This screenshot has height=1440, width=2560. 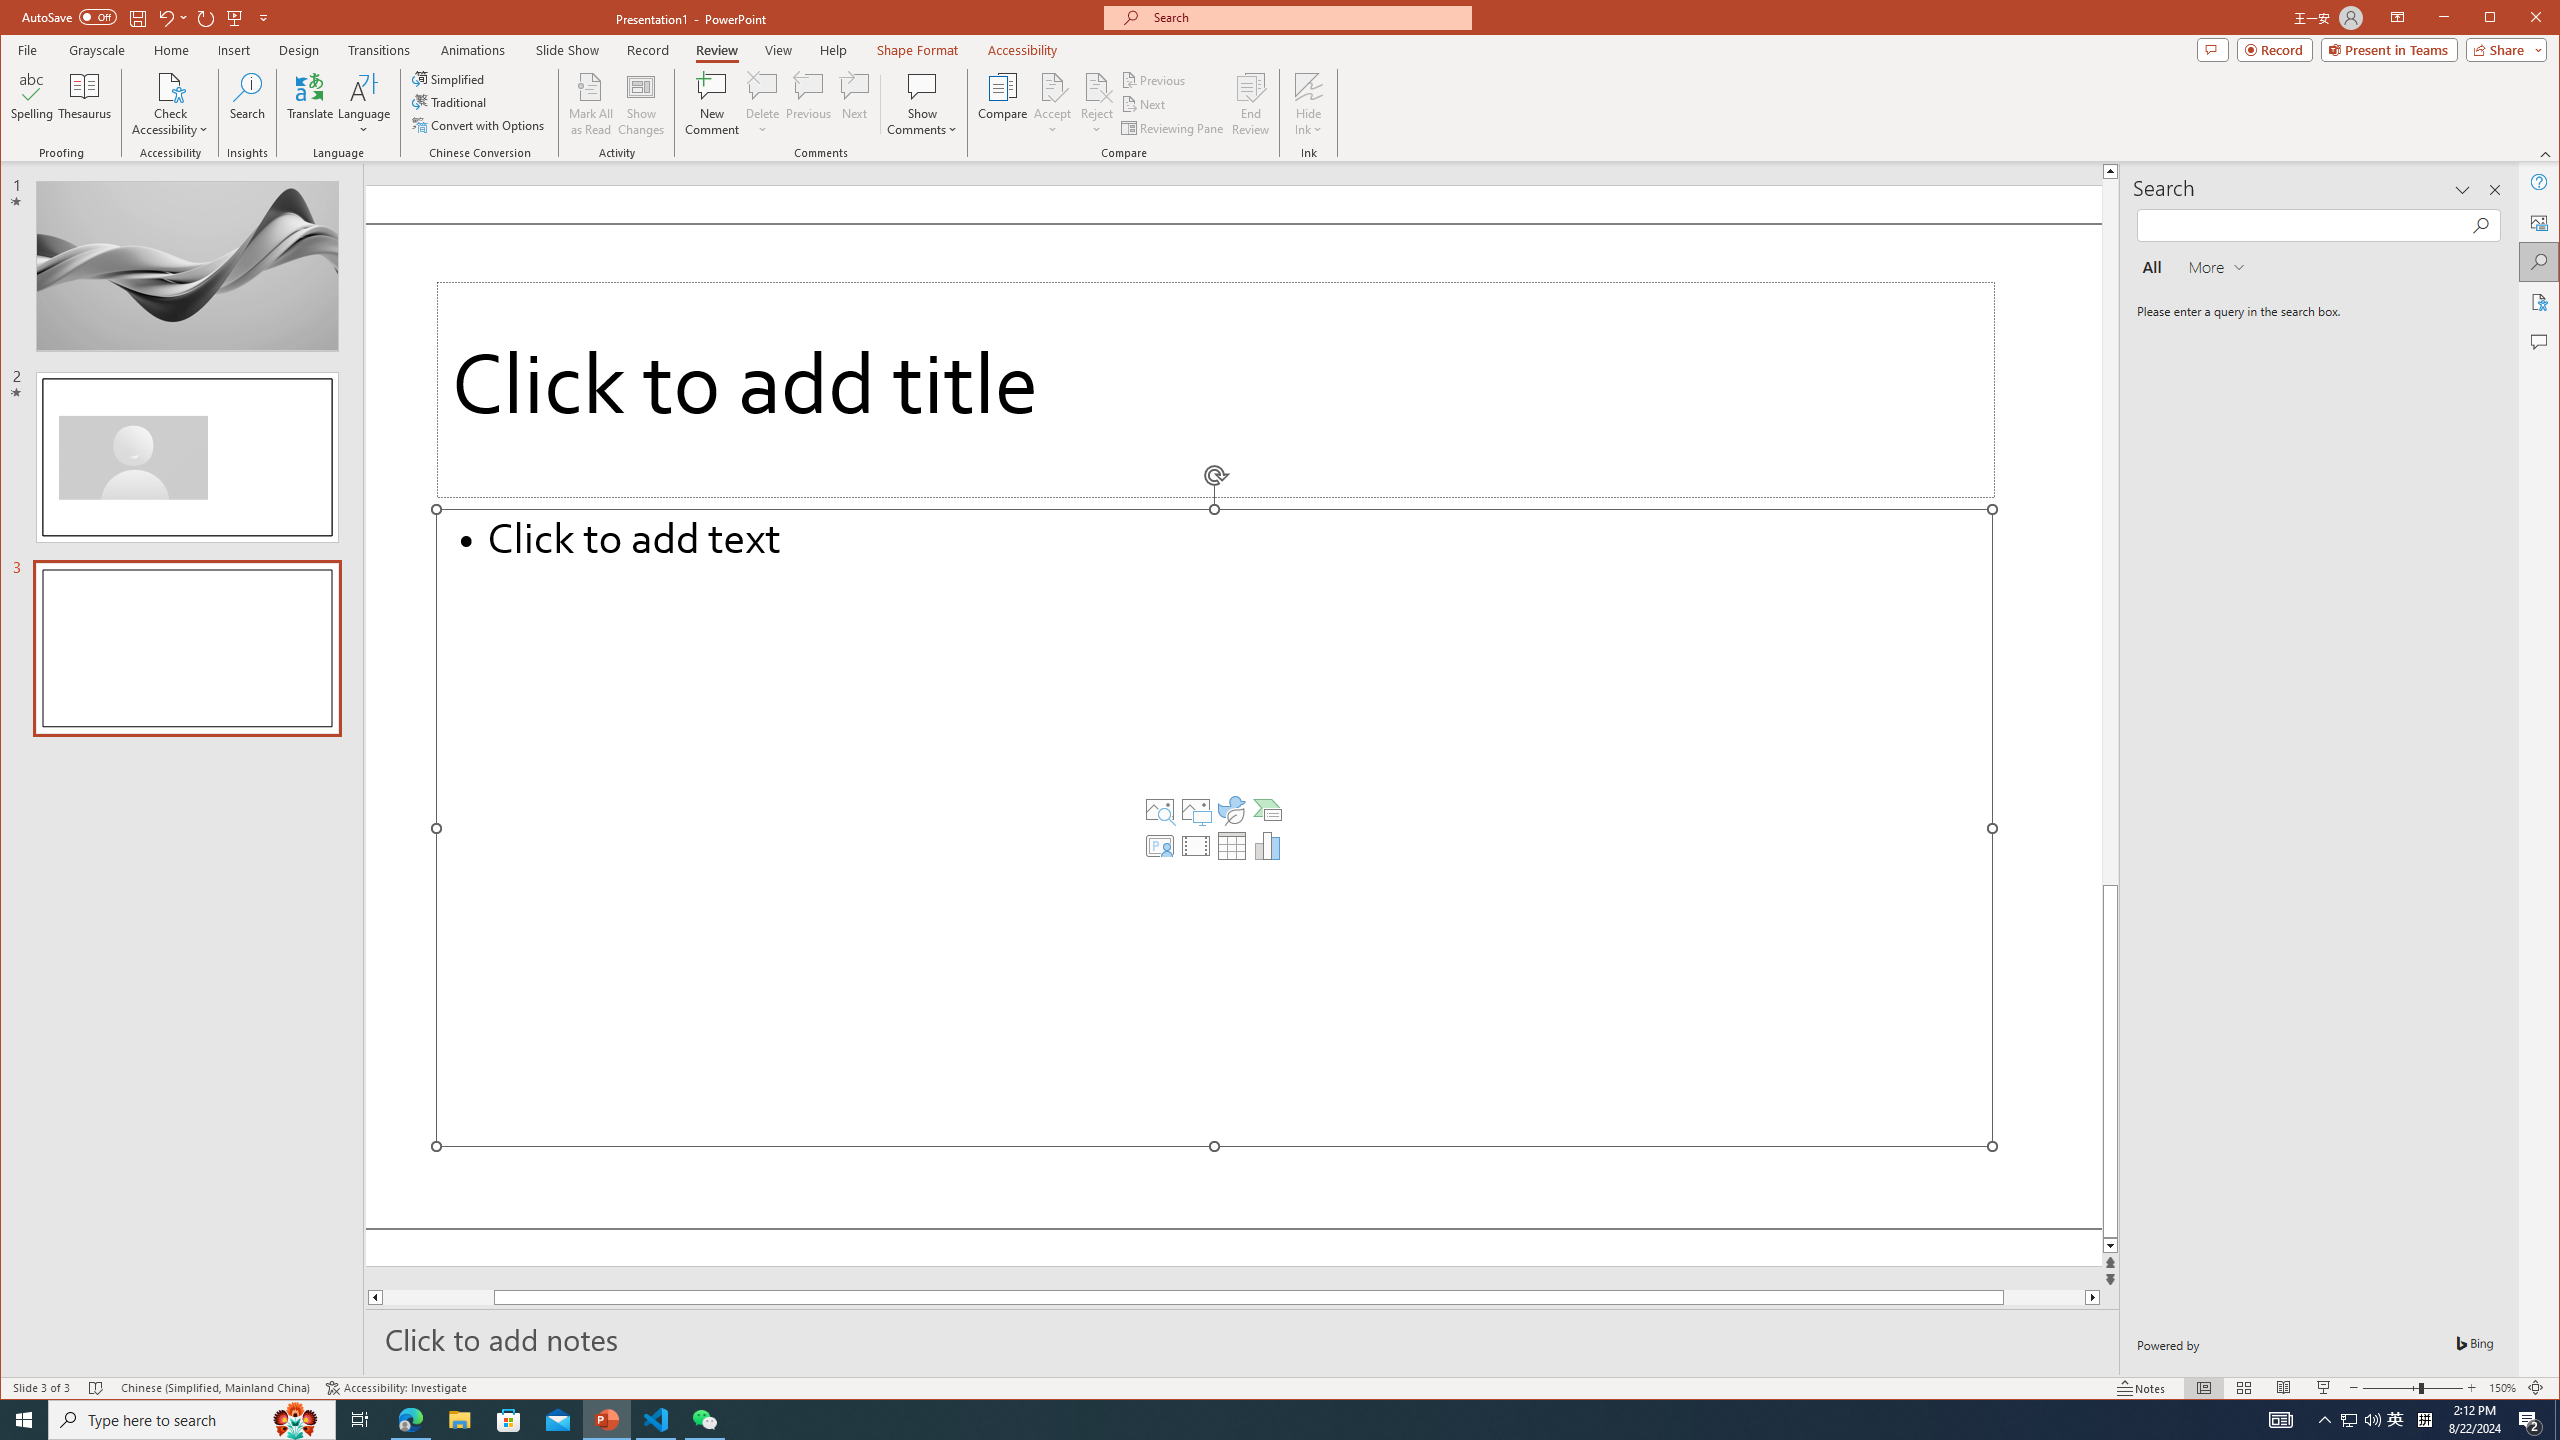 I want to click on 'Content Placeholder', so click(x=1214, y=827).